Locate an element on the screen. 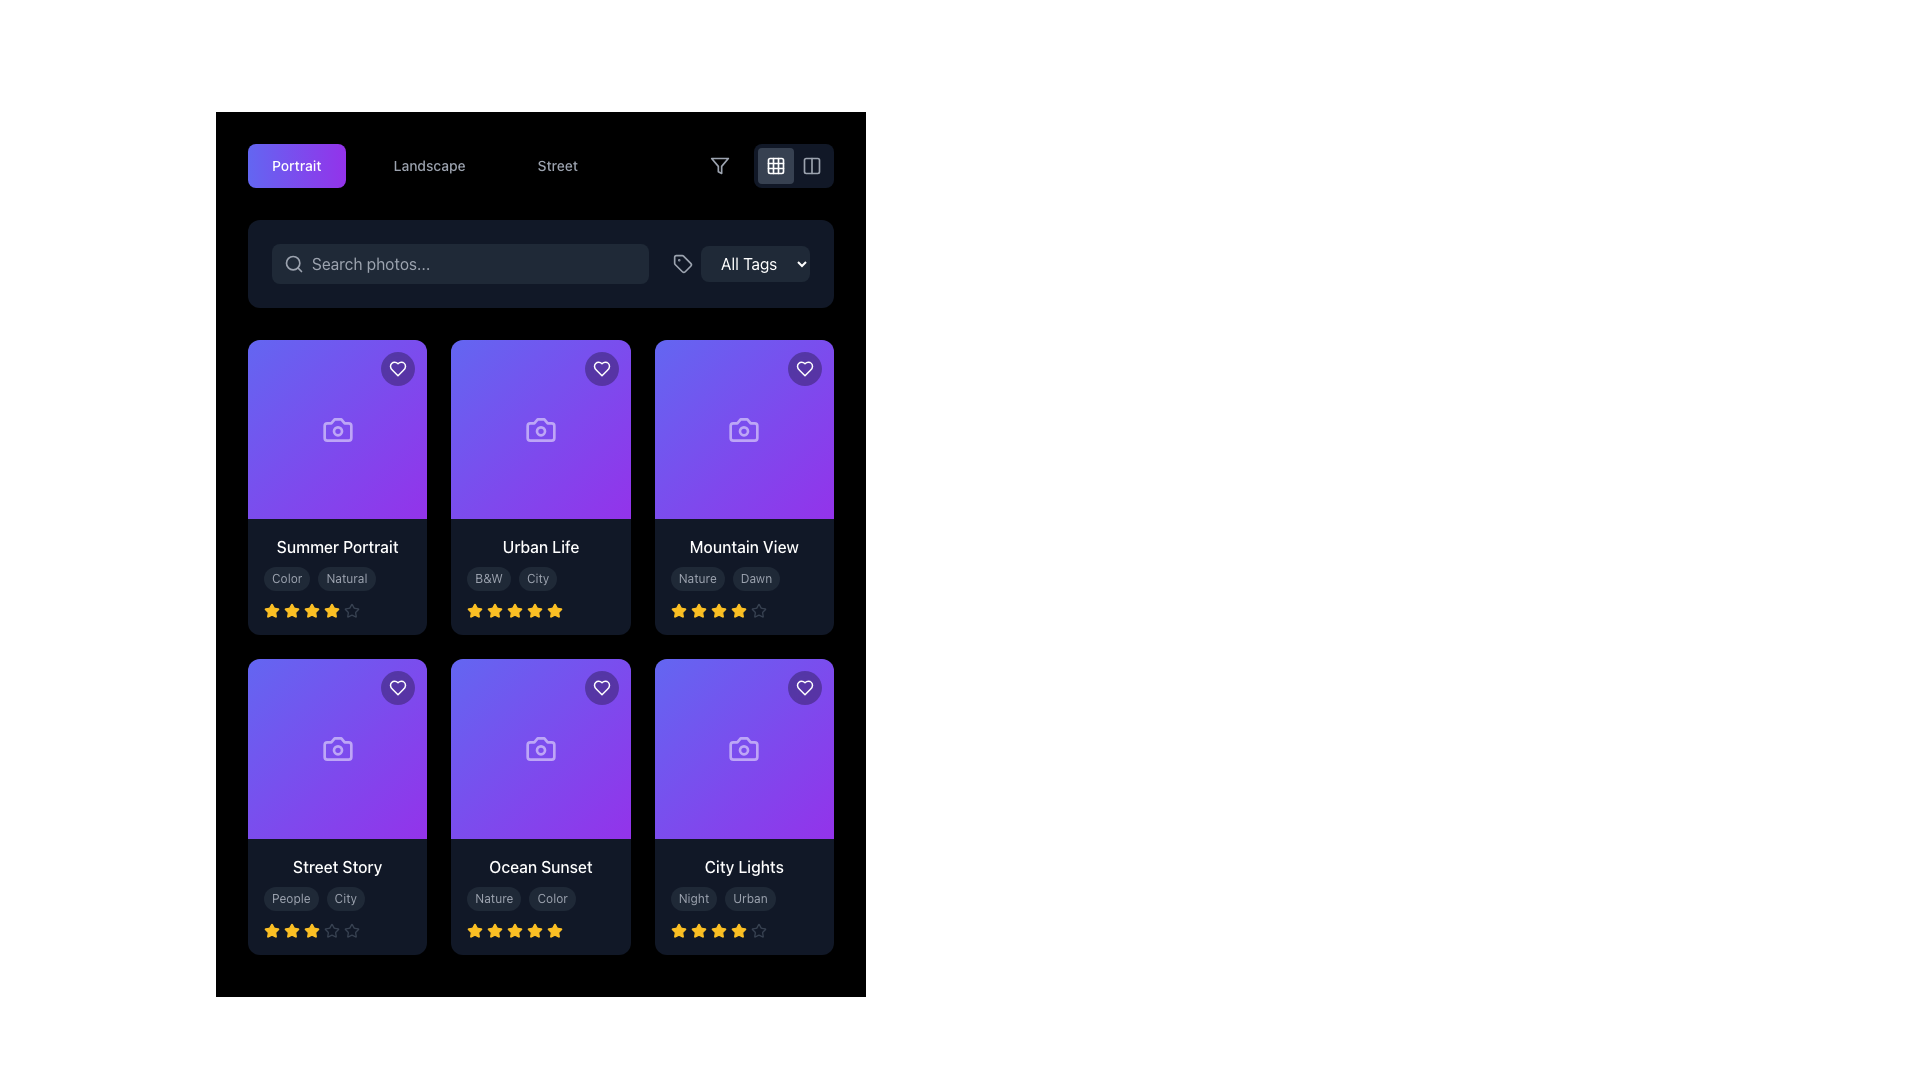 The width and height of the screenshot is (1920, 1080). the Card component is located at coordinates (541, 805).